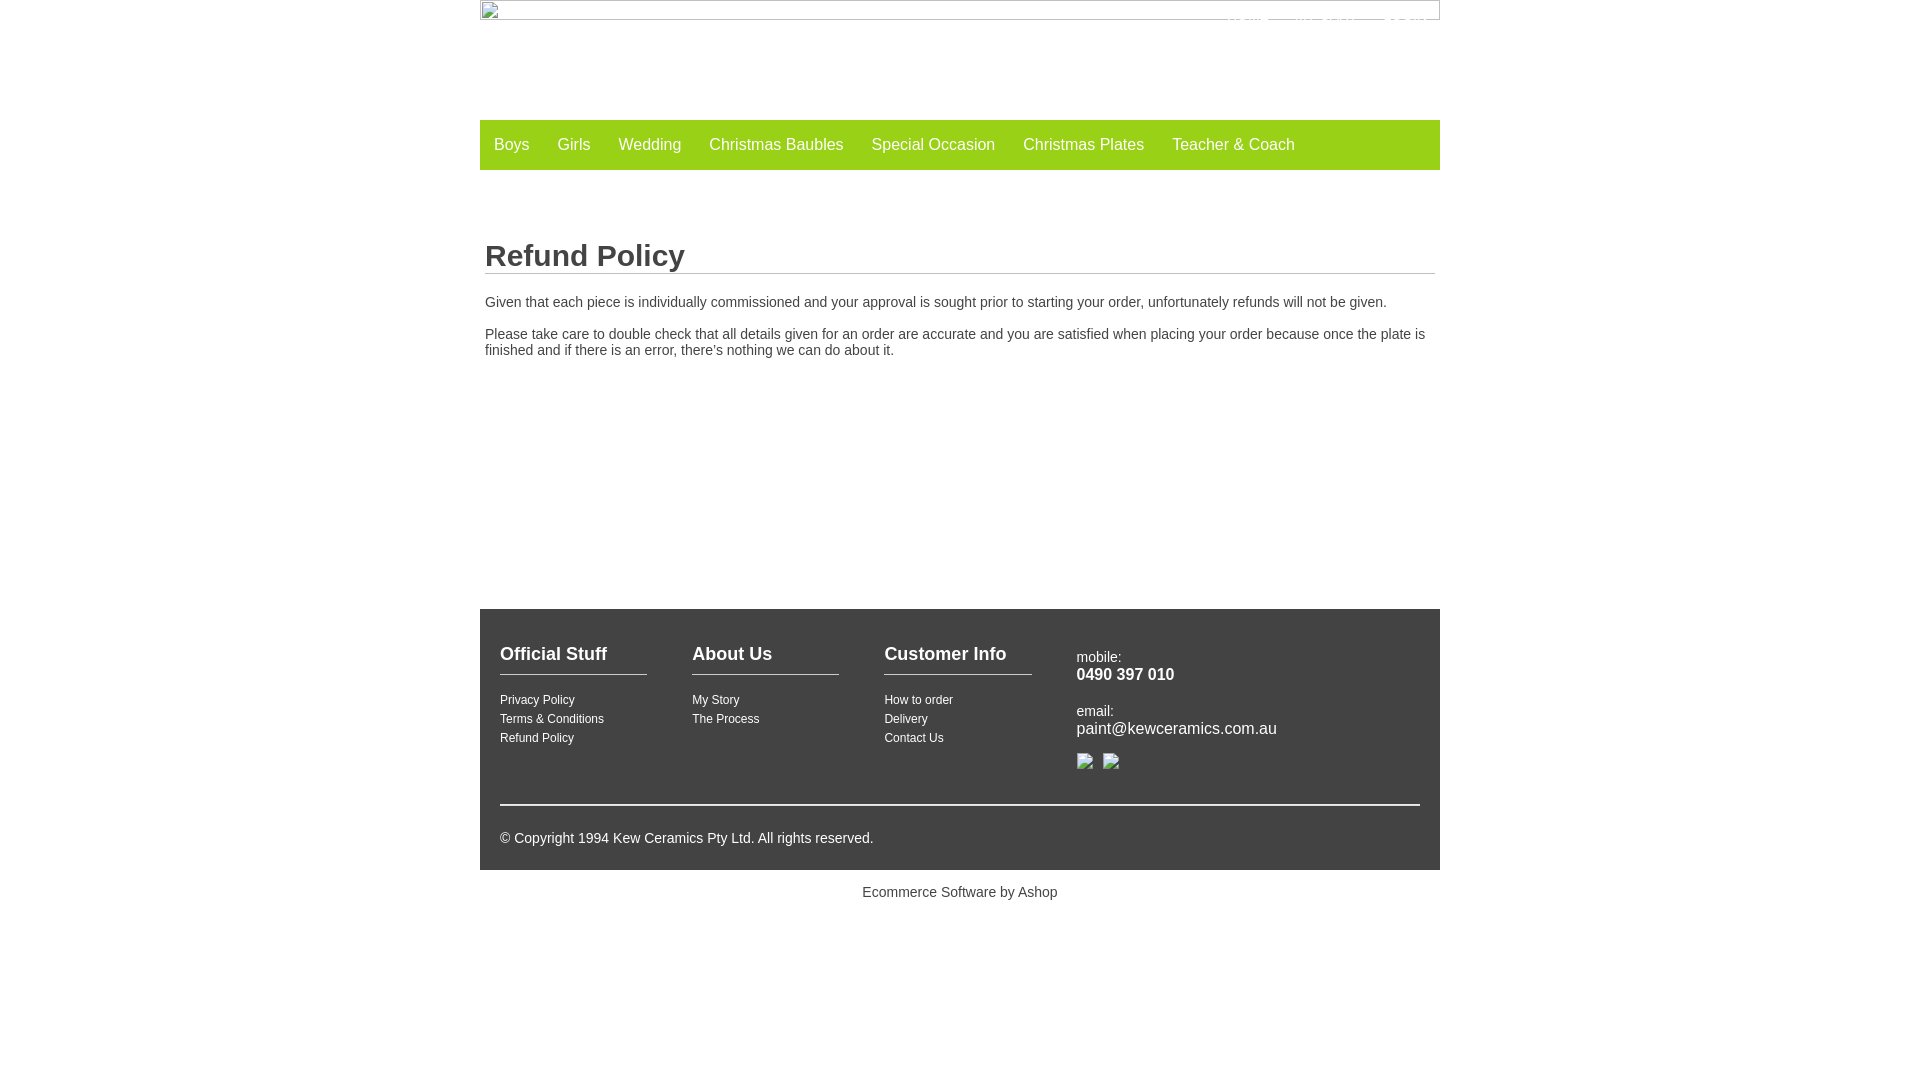  Describe the element at coordinates (882, 717) in the screenshot. I see `'Delivery'` at that location.